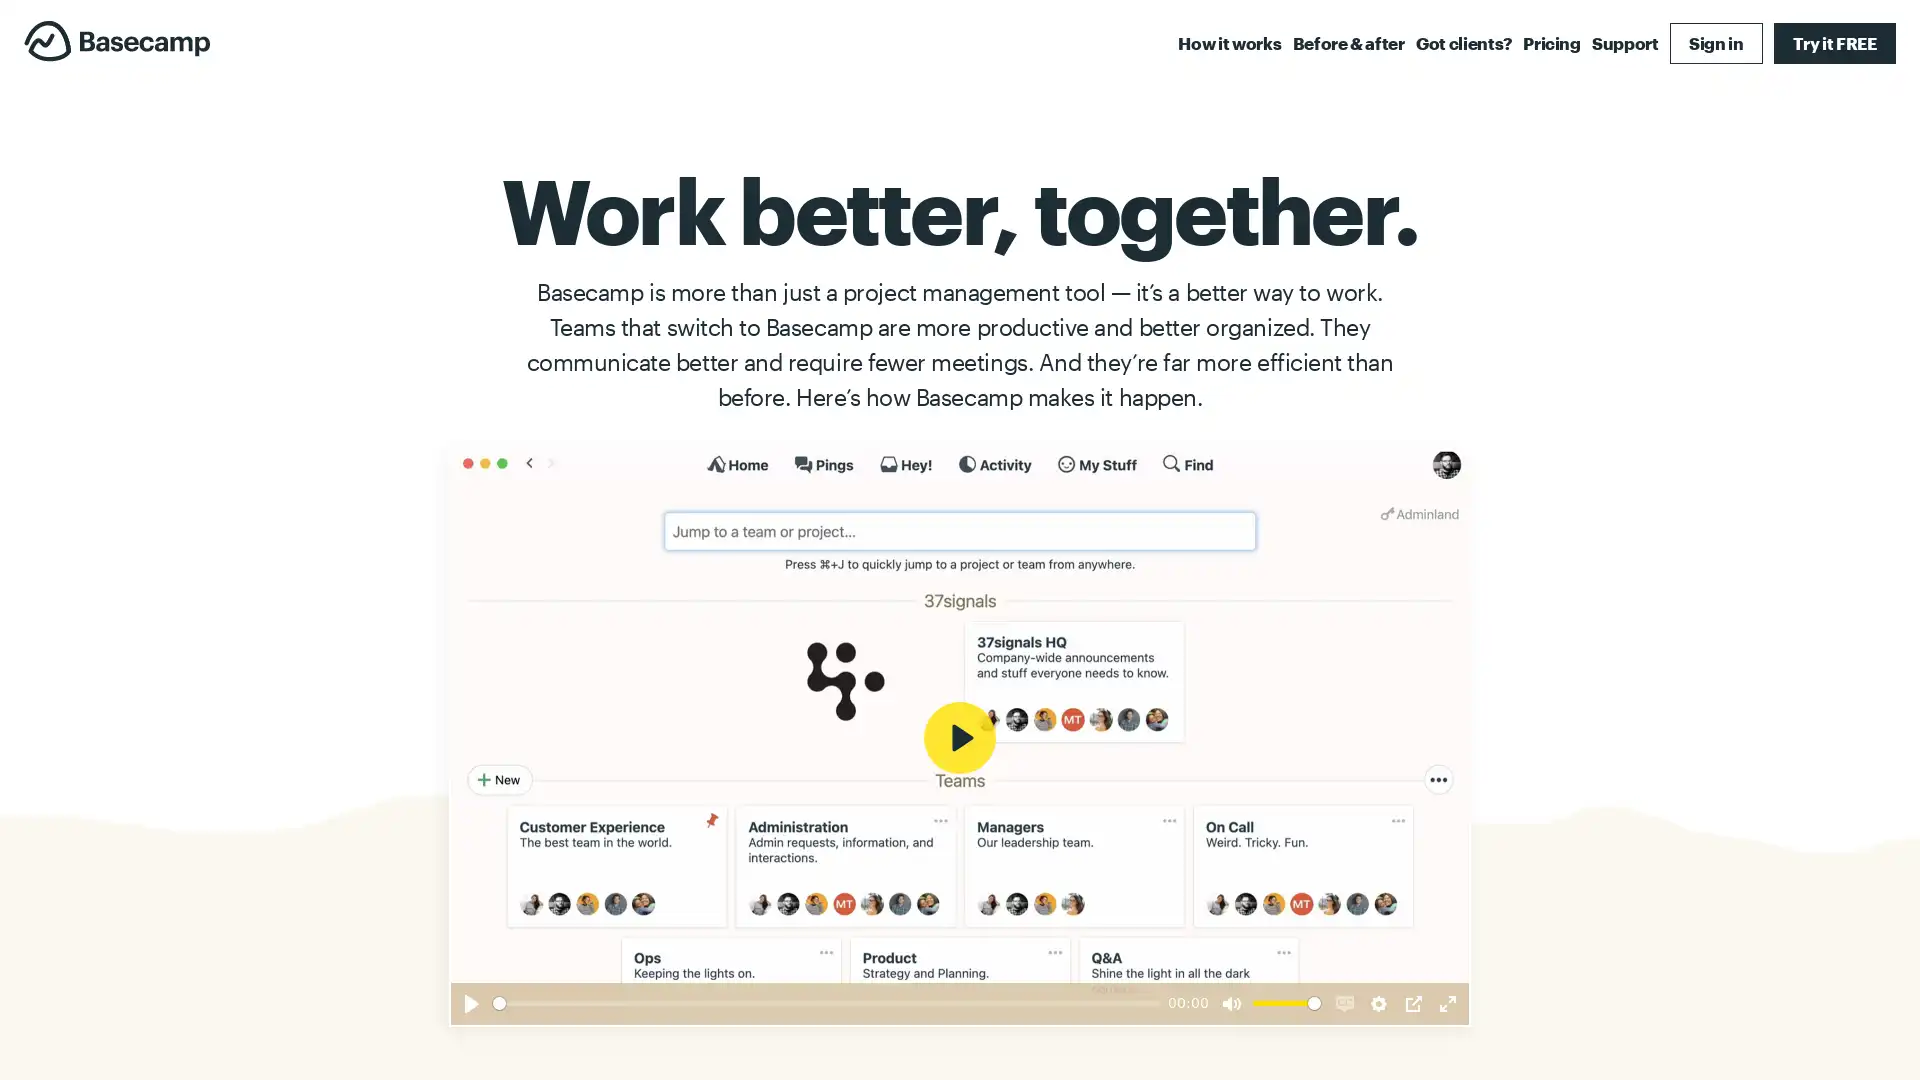 This screenshot has height=1080, width=1920. Describe the element at coordinates (469, 1002) in the screenshot. I see `Play` at that location.